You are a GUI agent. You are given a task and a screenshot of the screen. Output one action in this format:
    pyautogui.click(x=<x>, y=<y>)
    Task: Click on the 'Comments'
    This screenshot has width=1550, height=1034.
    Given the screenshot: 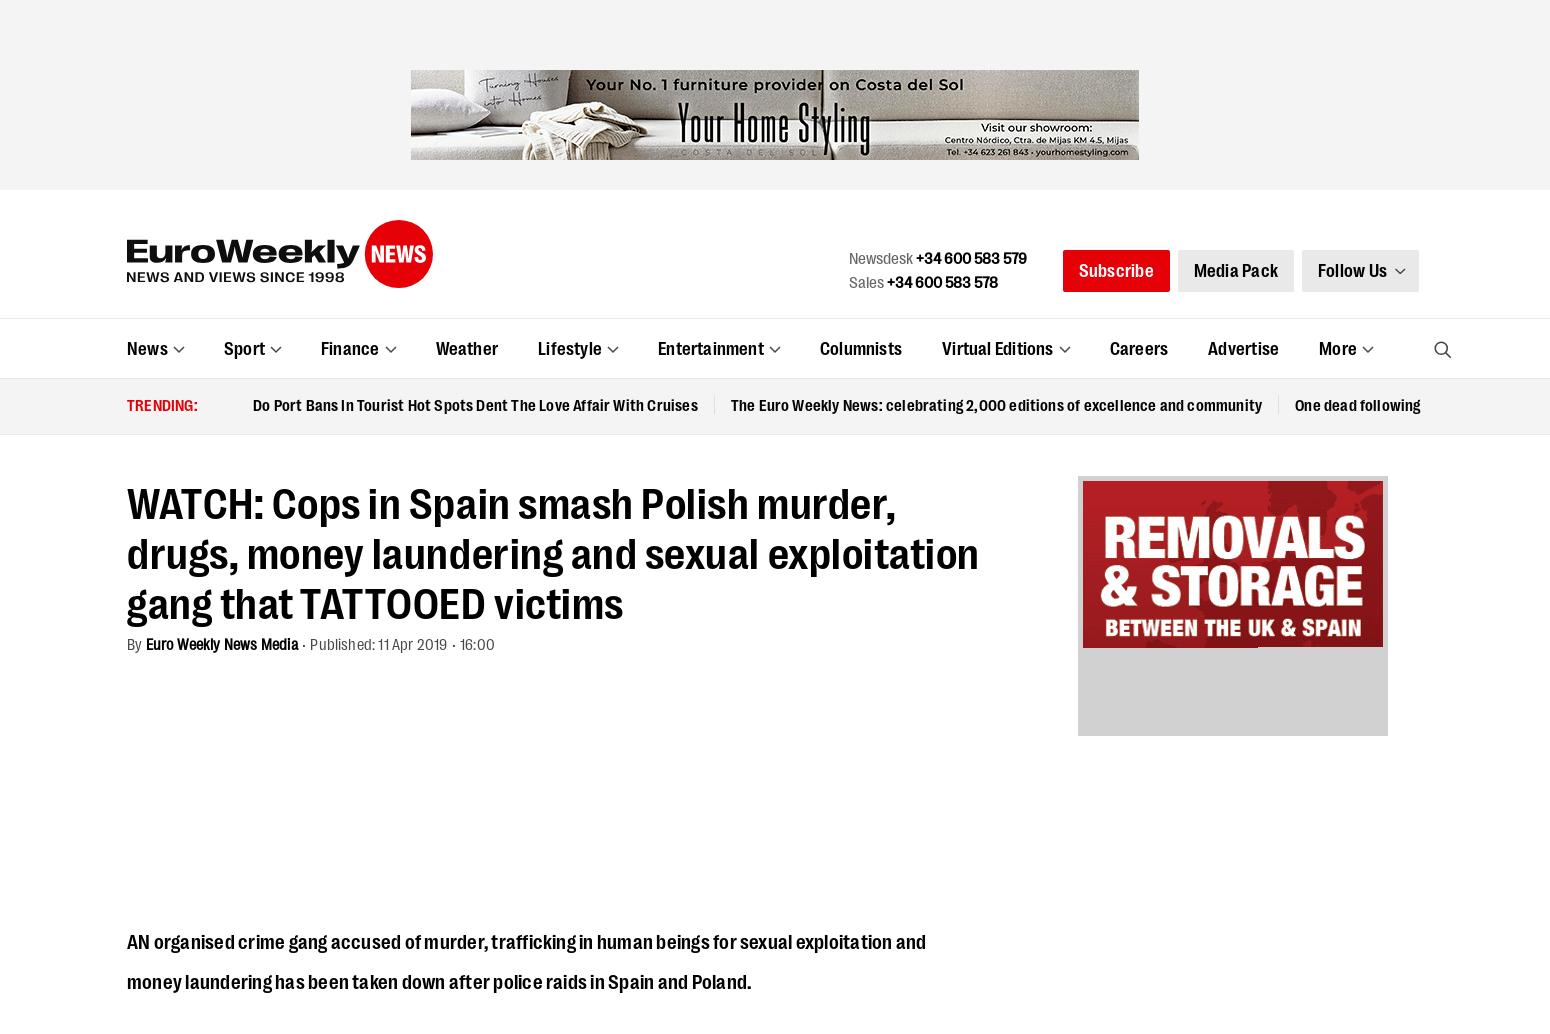 What is the action you would take?
    pyautogui.click(x=186, y=652)
    